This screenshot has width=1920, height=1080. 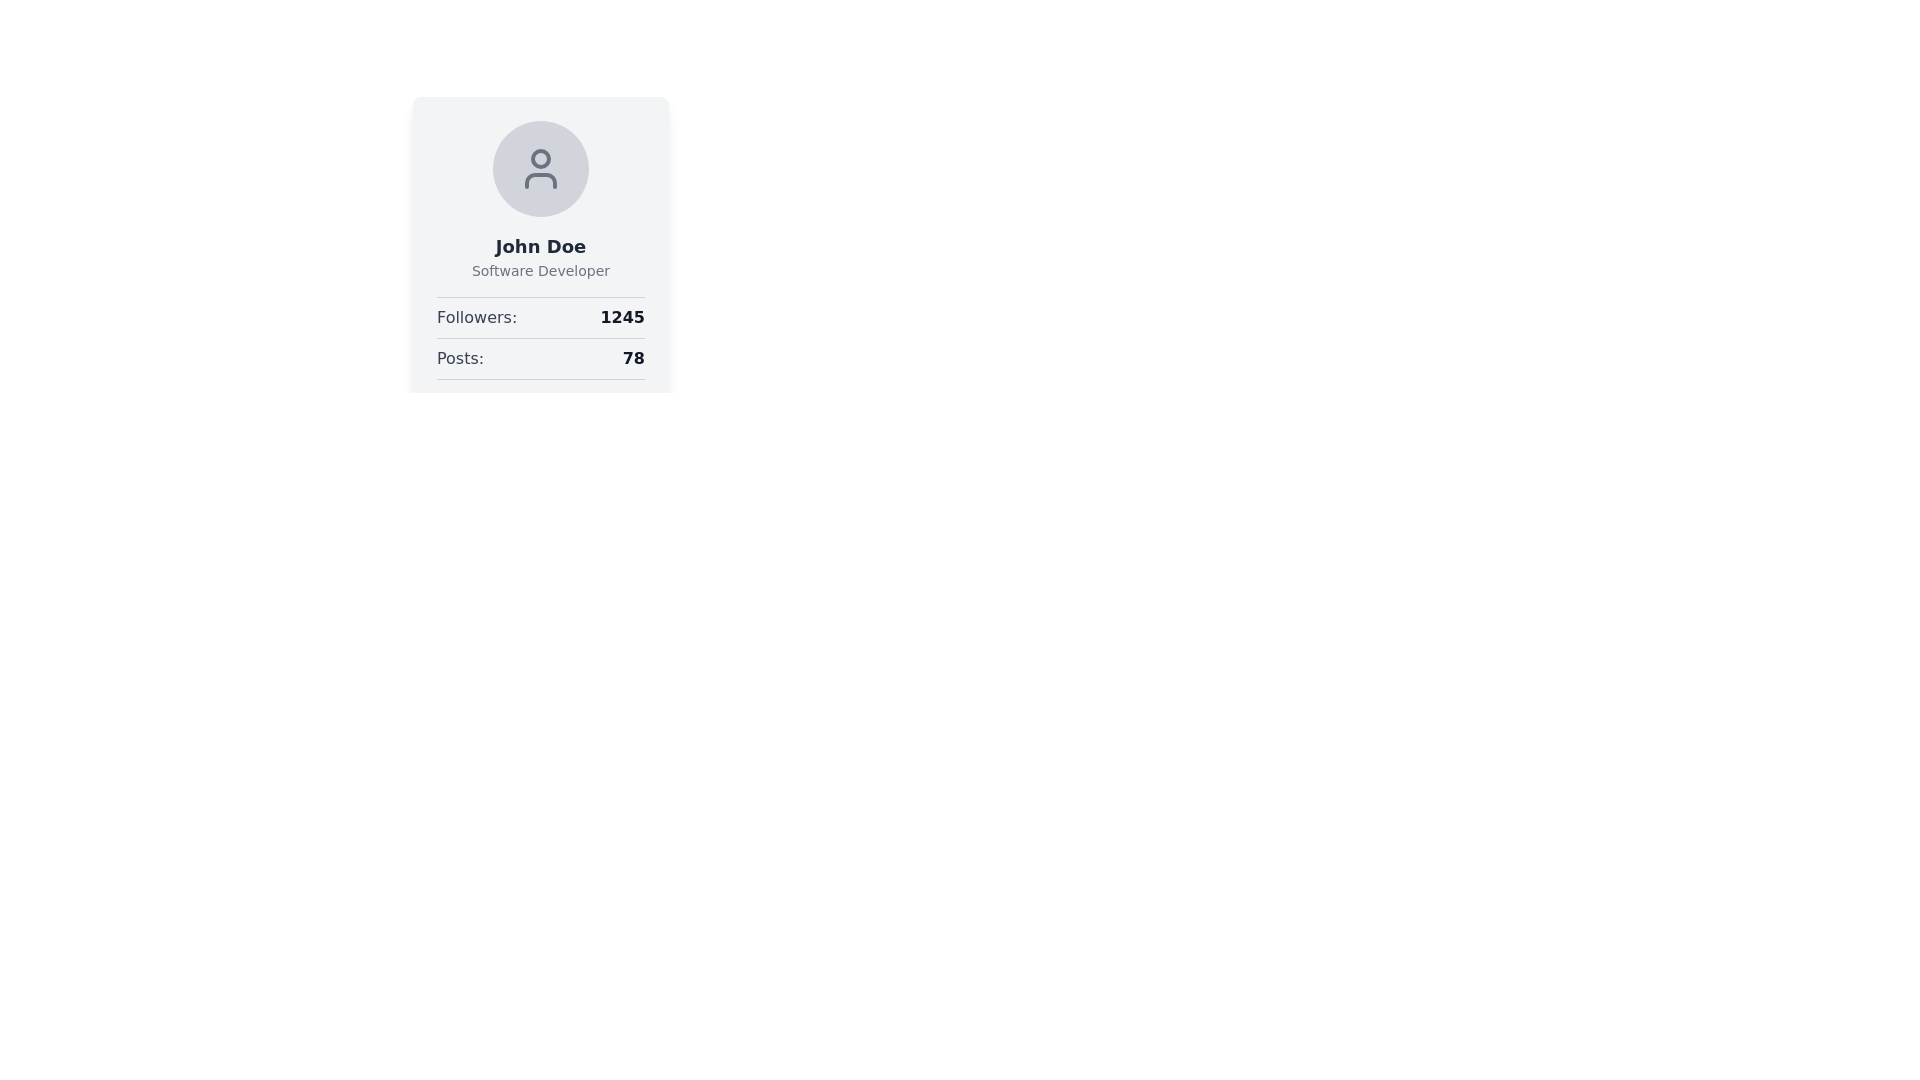 I want to click on the text label that displays the count of posts, located below the label 'Followers:' in the 'Posts:' section of the user profile card, so click(x=632, y=357).